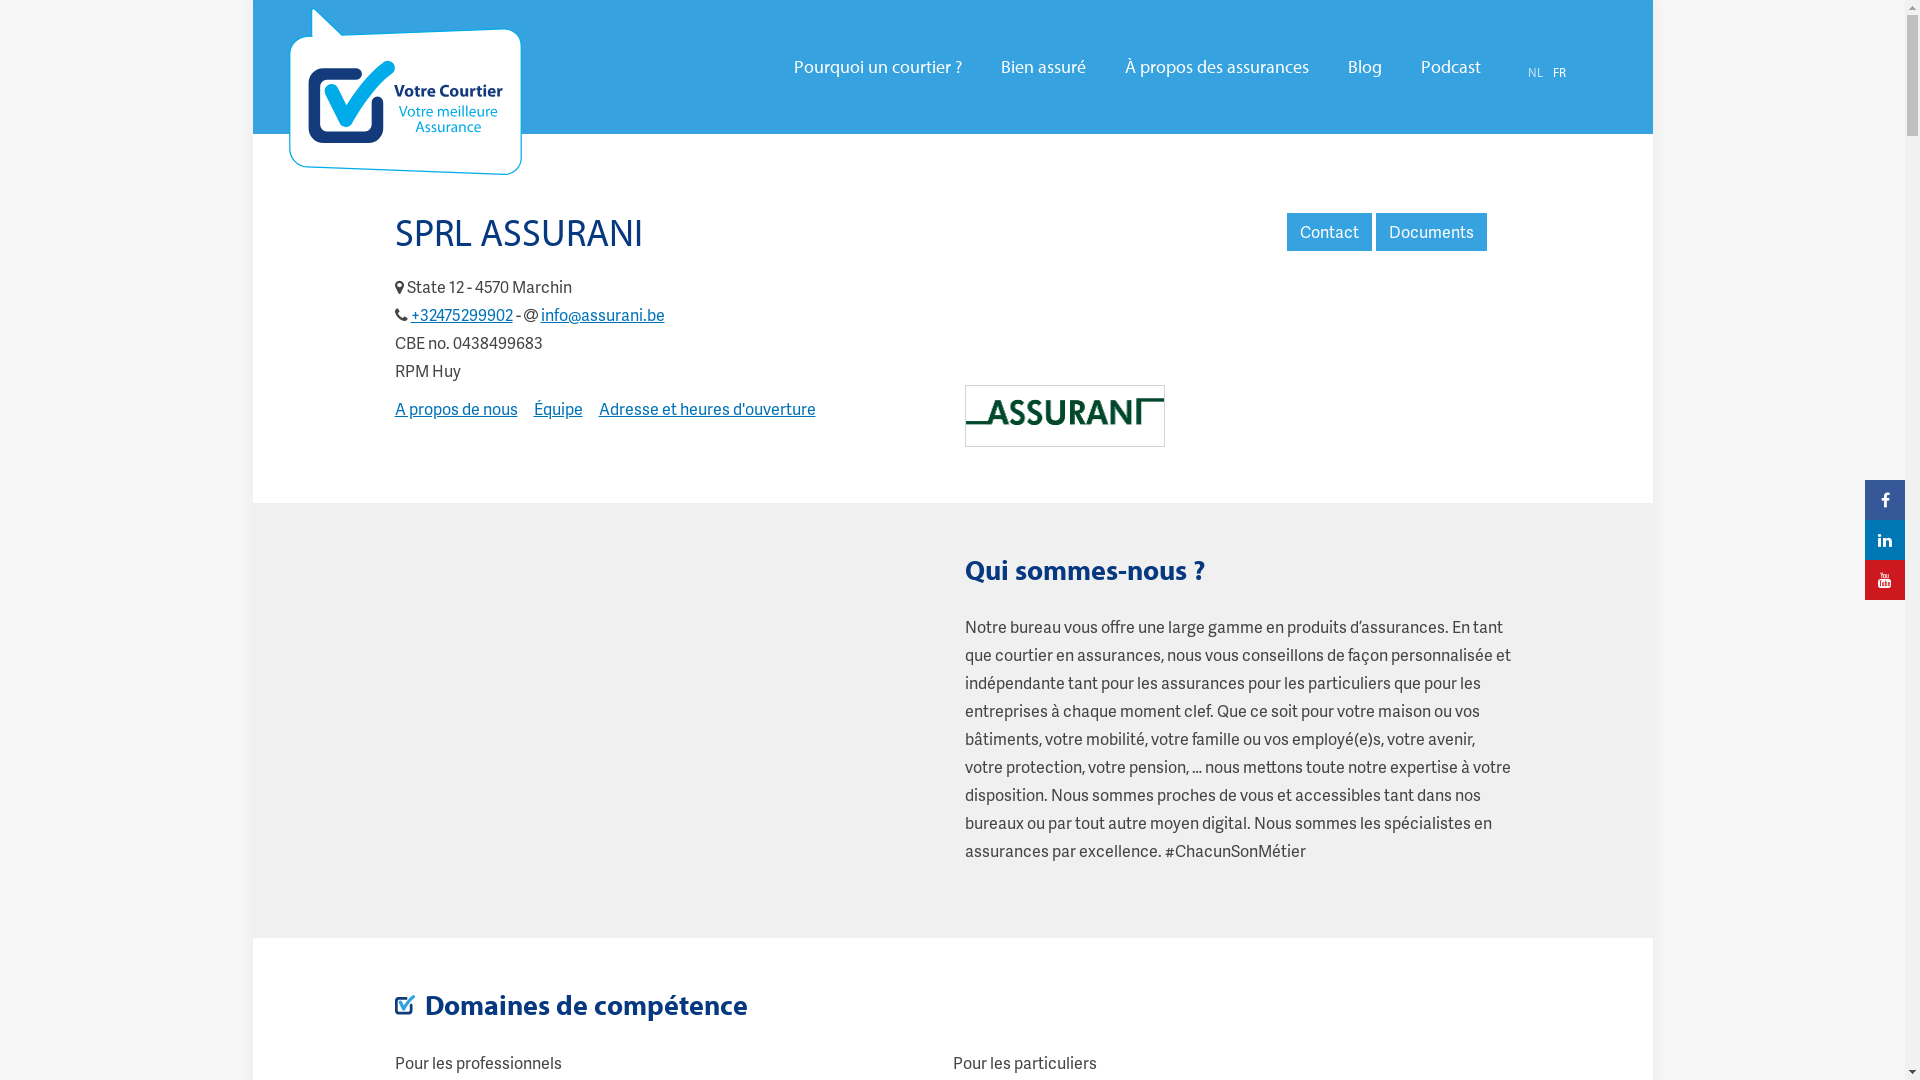  I want to click on 'A propos de nous', so click(454, 407).